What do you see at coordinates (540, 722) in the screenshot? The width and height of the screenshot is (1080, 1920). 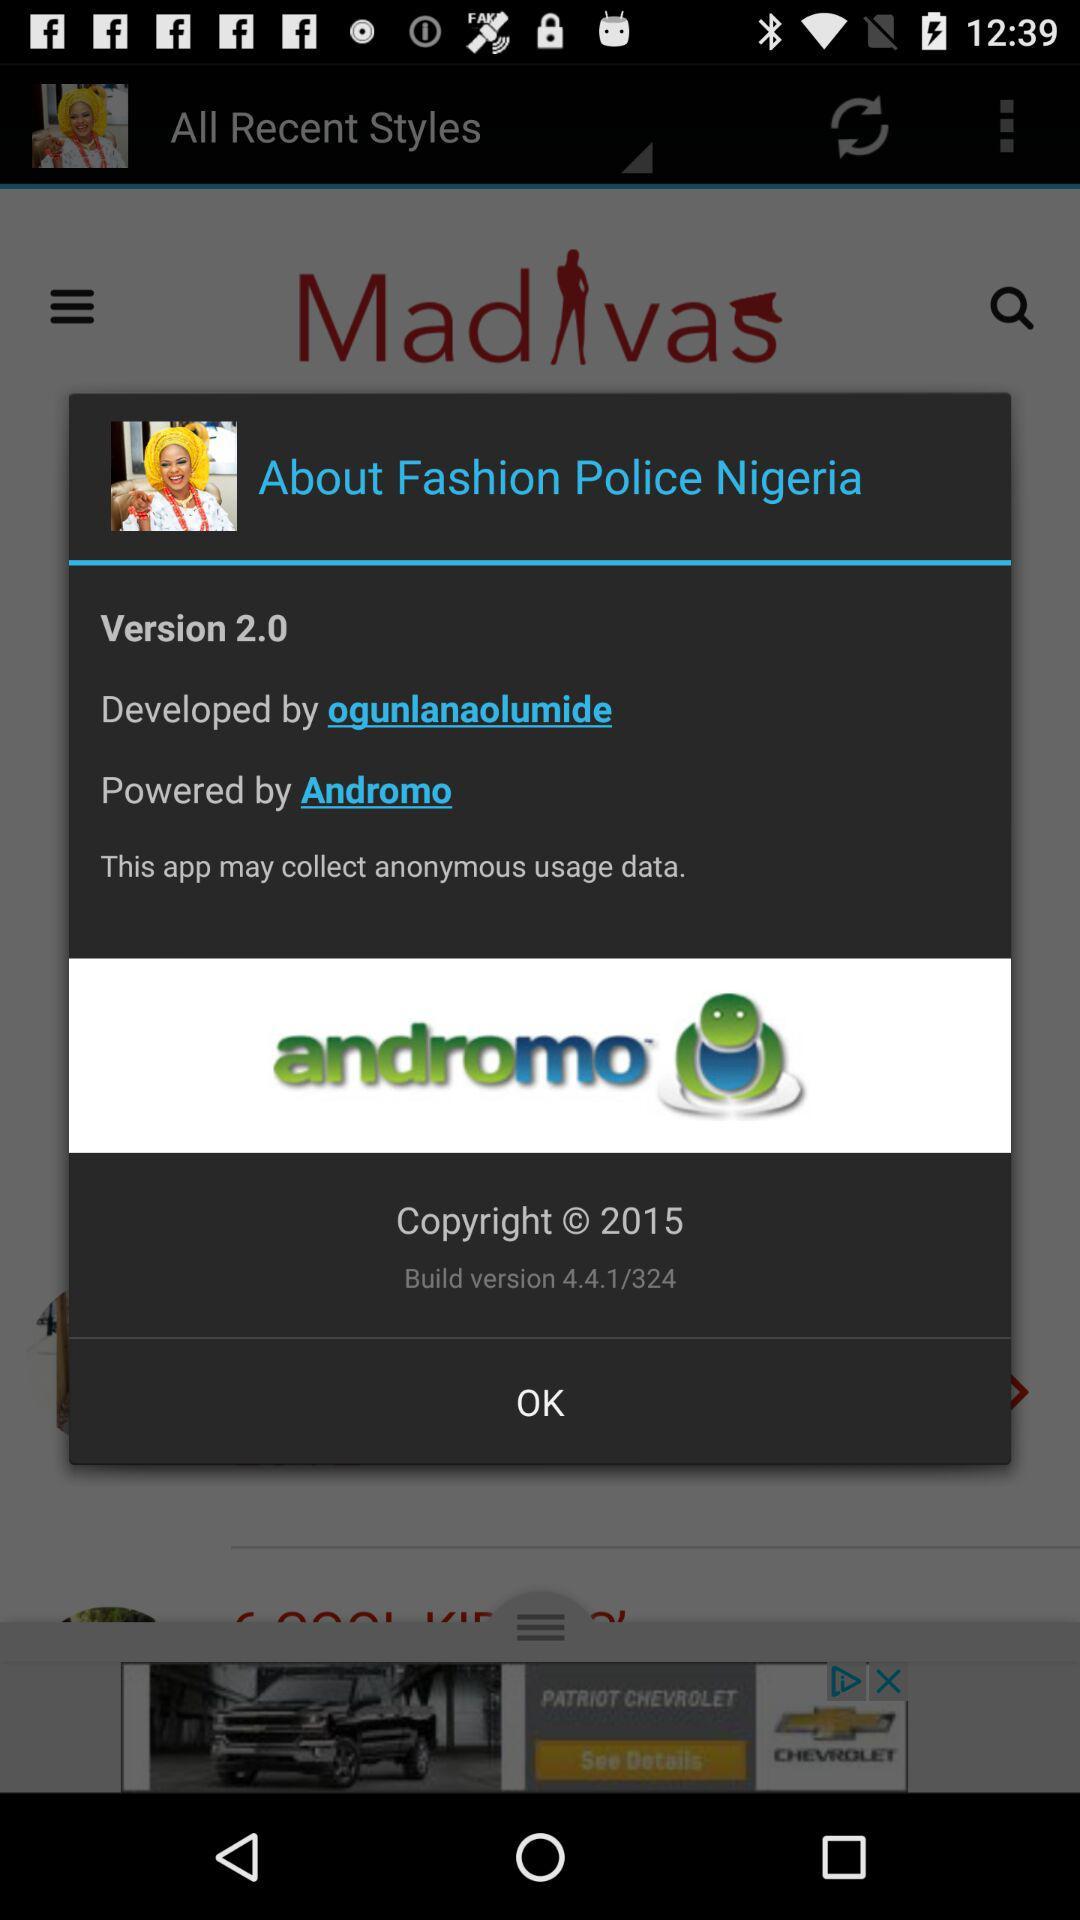 I see `developed by ogunlanaolumide app` at bounding box center [540, 722].